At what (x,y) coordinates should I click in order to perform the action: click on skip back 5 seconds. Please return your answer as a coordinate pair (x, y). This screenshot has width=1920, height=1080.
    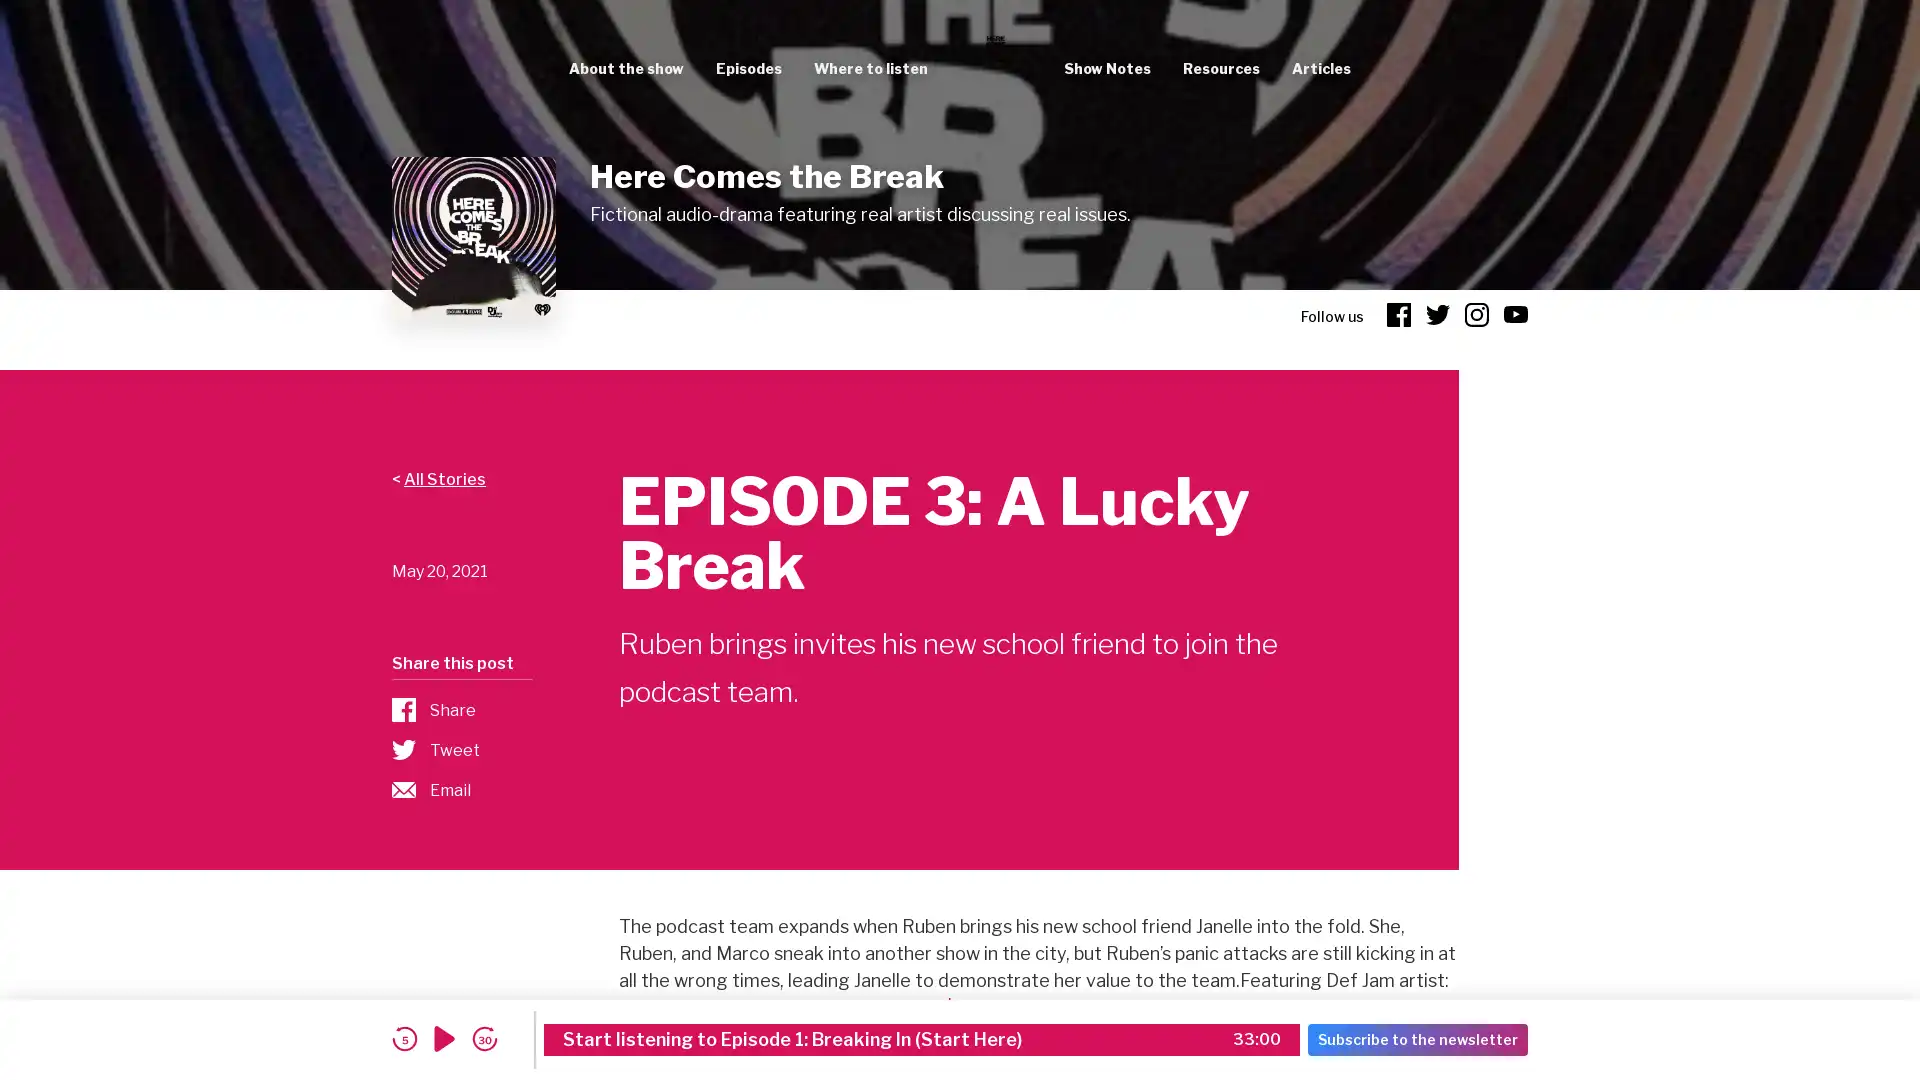
    Looking at the image, I should click on (403, 1038).